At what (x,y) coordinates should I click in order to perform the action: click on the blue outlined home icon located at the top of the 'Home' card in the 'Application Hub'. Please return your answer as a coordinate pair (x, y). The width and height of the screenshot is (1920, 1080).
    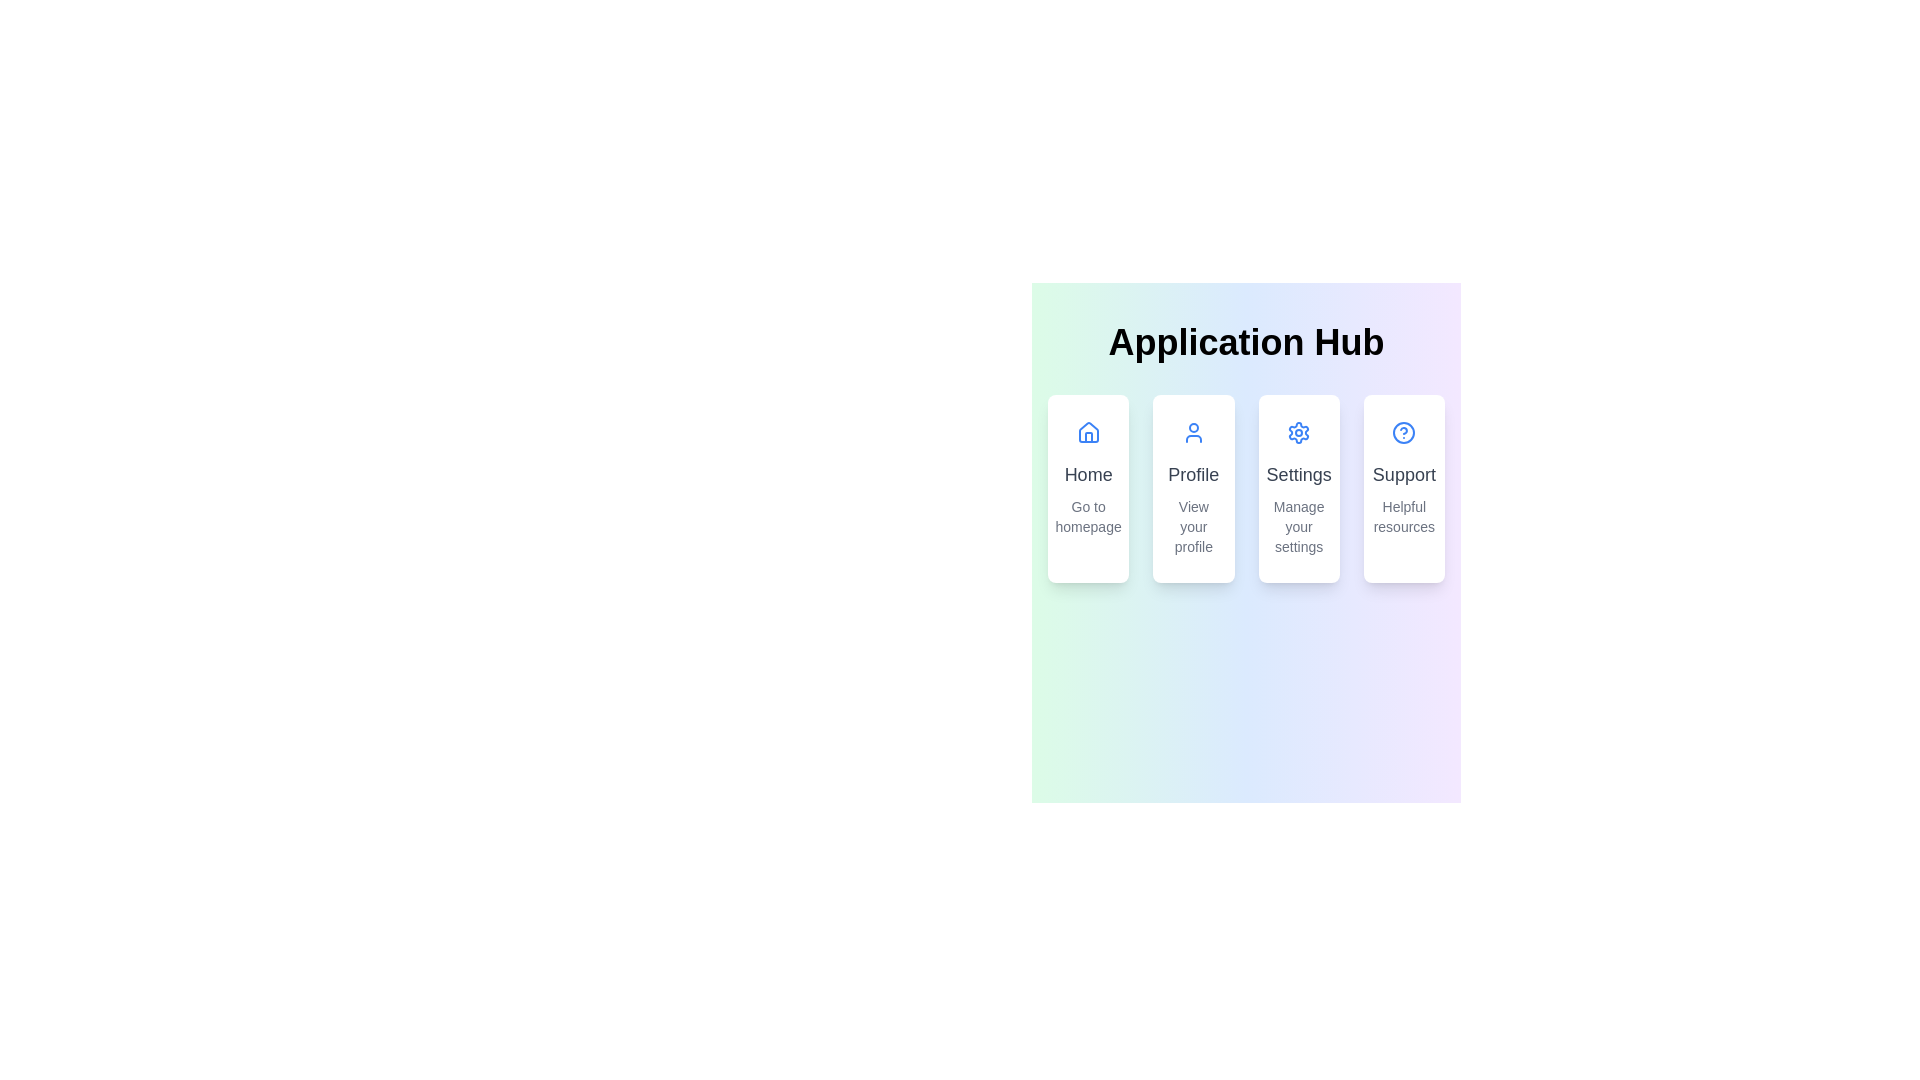
    Looking at the image, I should click on (1087, 431).